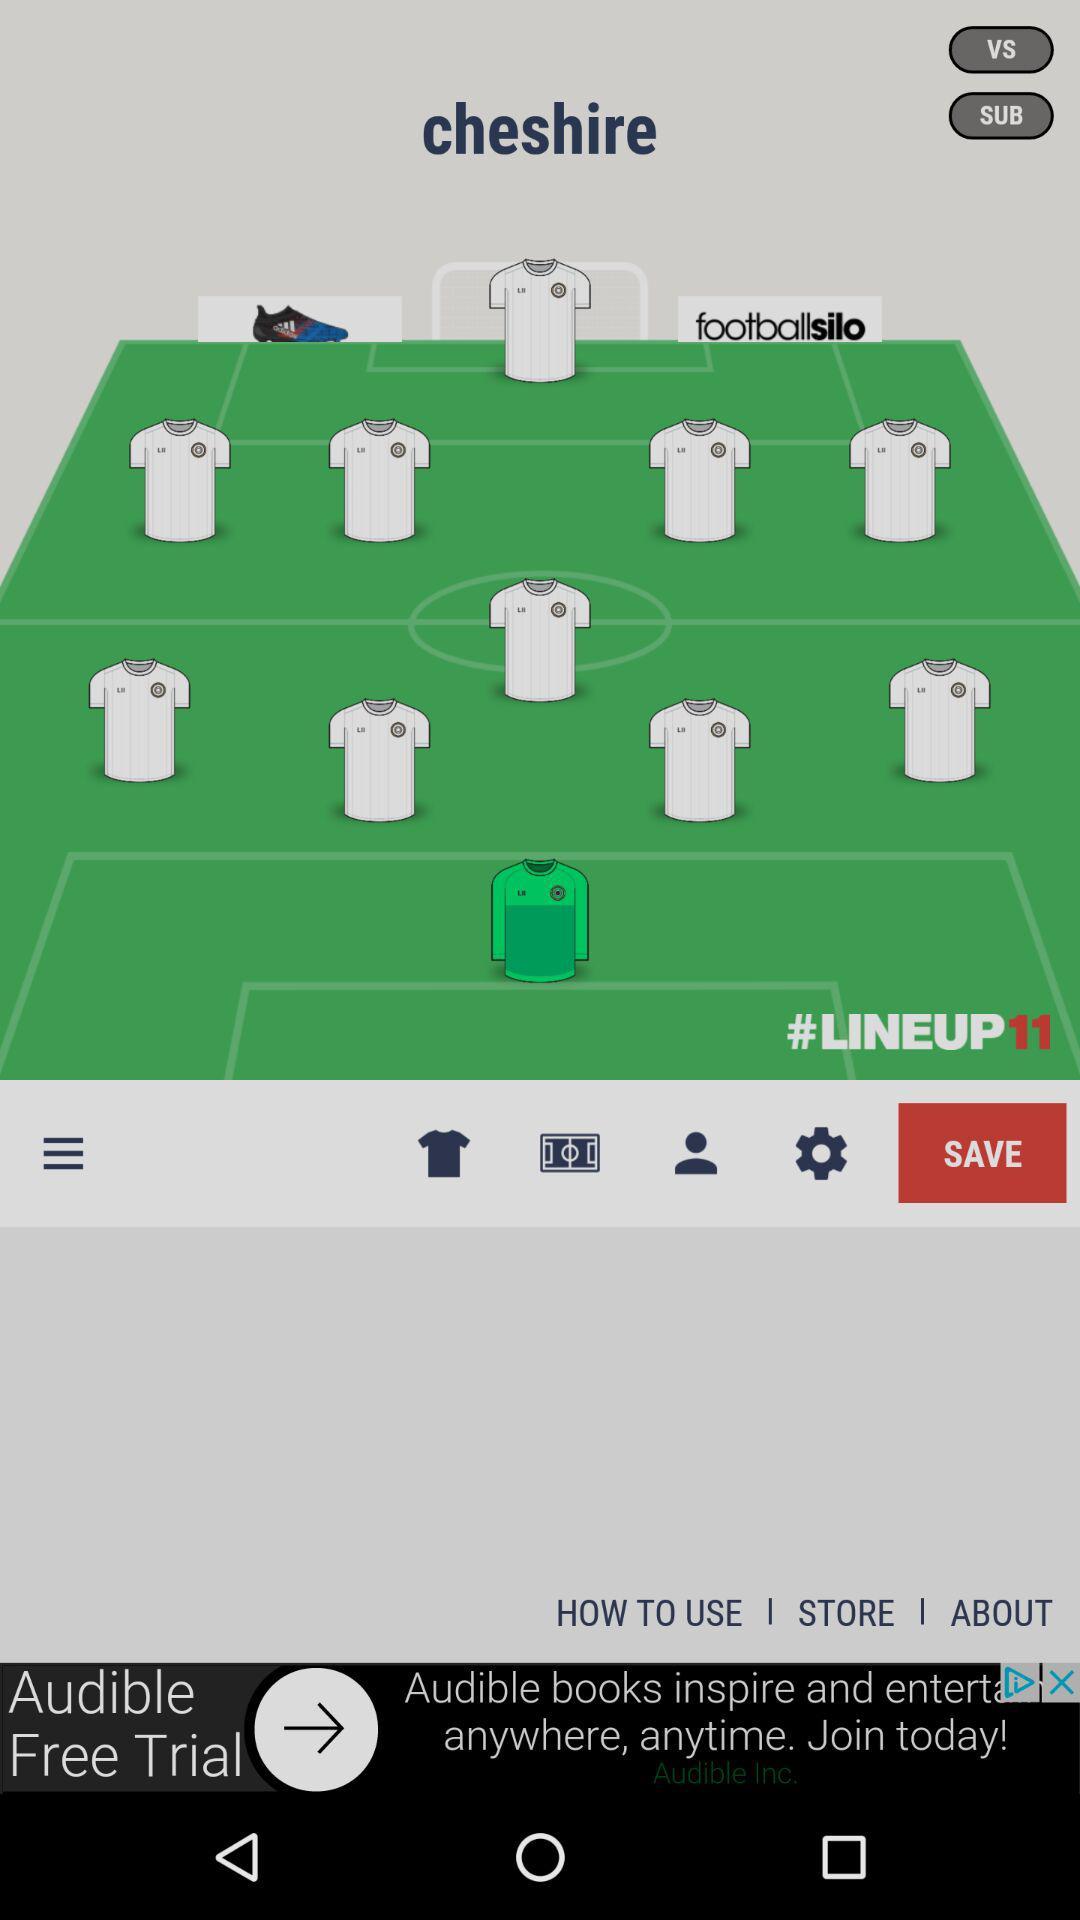 This screenshot has width=1080, height=1920. Describe the element at coordinates (821, 1153) in the screenshot. I see `the settings icon` at that location.